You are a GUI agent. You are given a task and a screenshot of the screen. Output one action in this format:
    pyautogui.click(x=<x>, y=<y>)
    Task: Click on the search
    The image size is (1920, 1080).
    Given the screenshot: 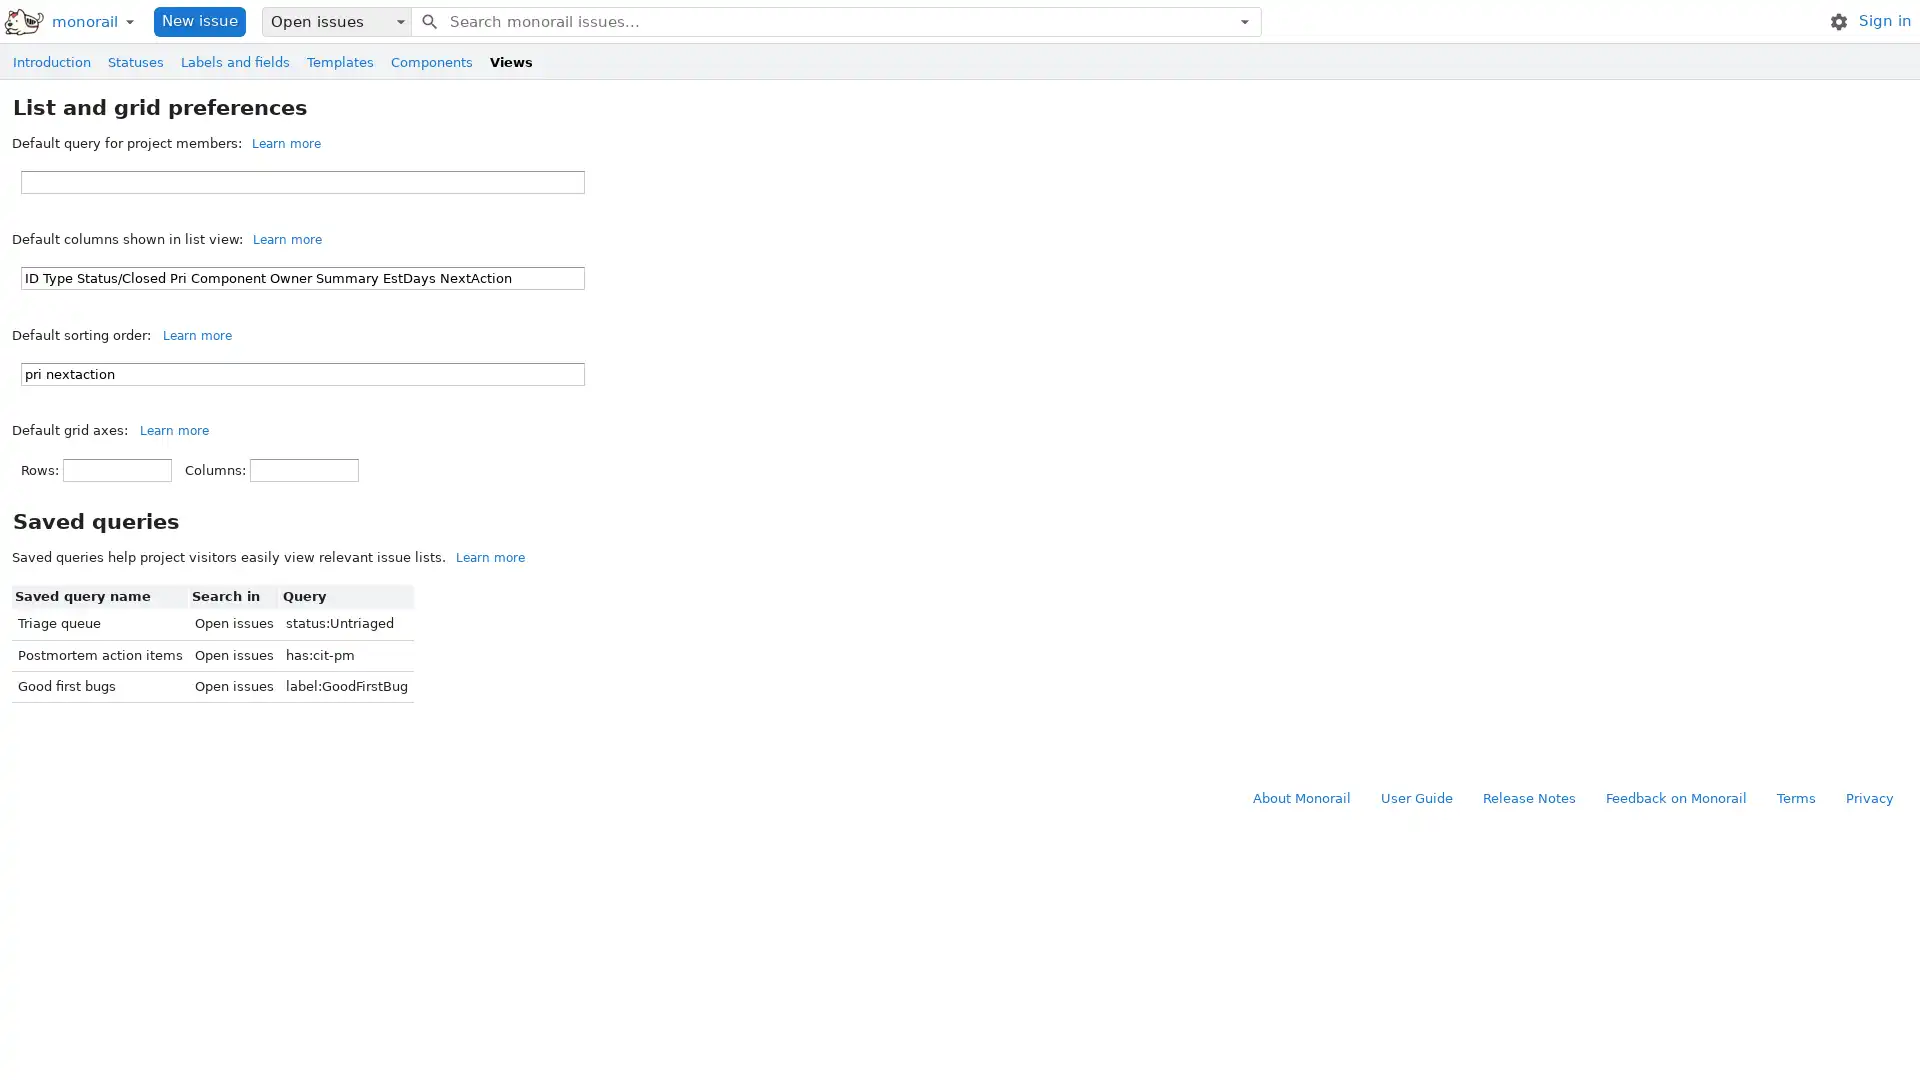 What is the action you would take?
    pyautogui.click(x=427, y=20)
    